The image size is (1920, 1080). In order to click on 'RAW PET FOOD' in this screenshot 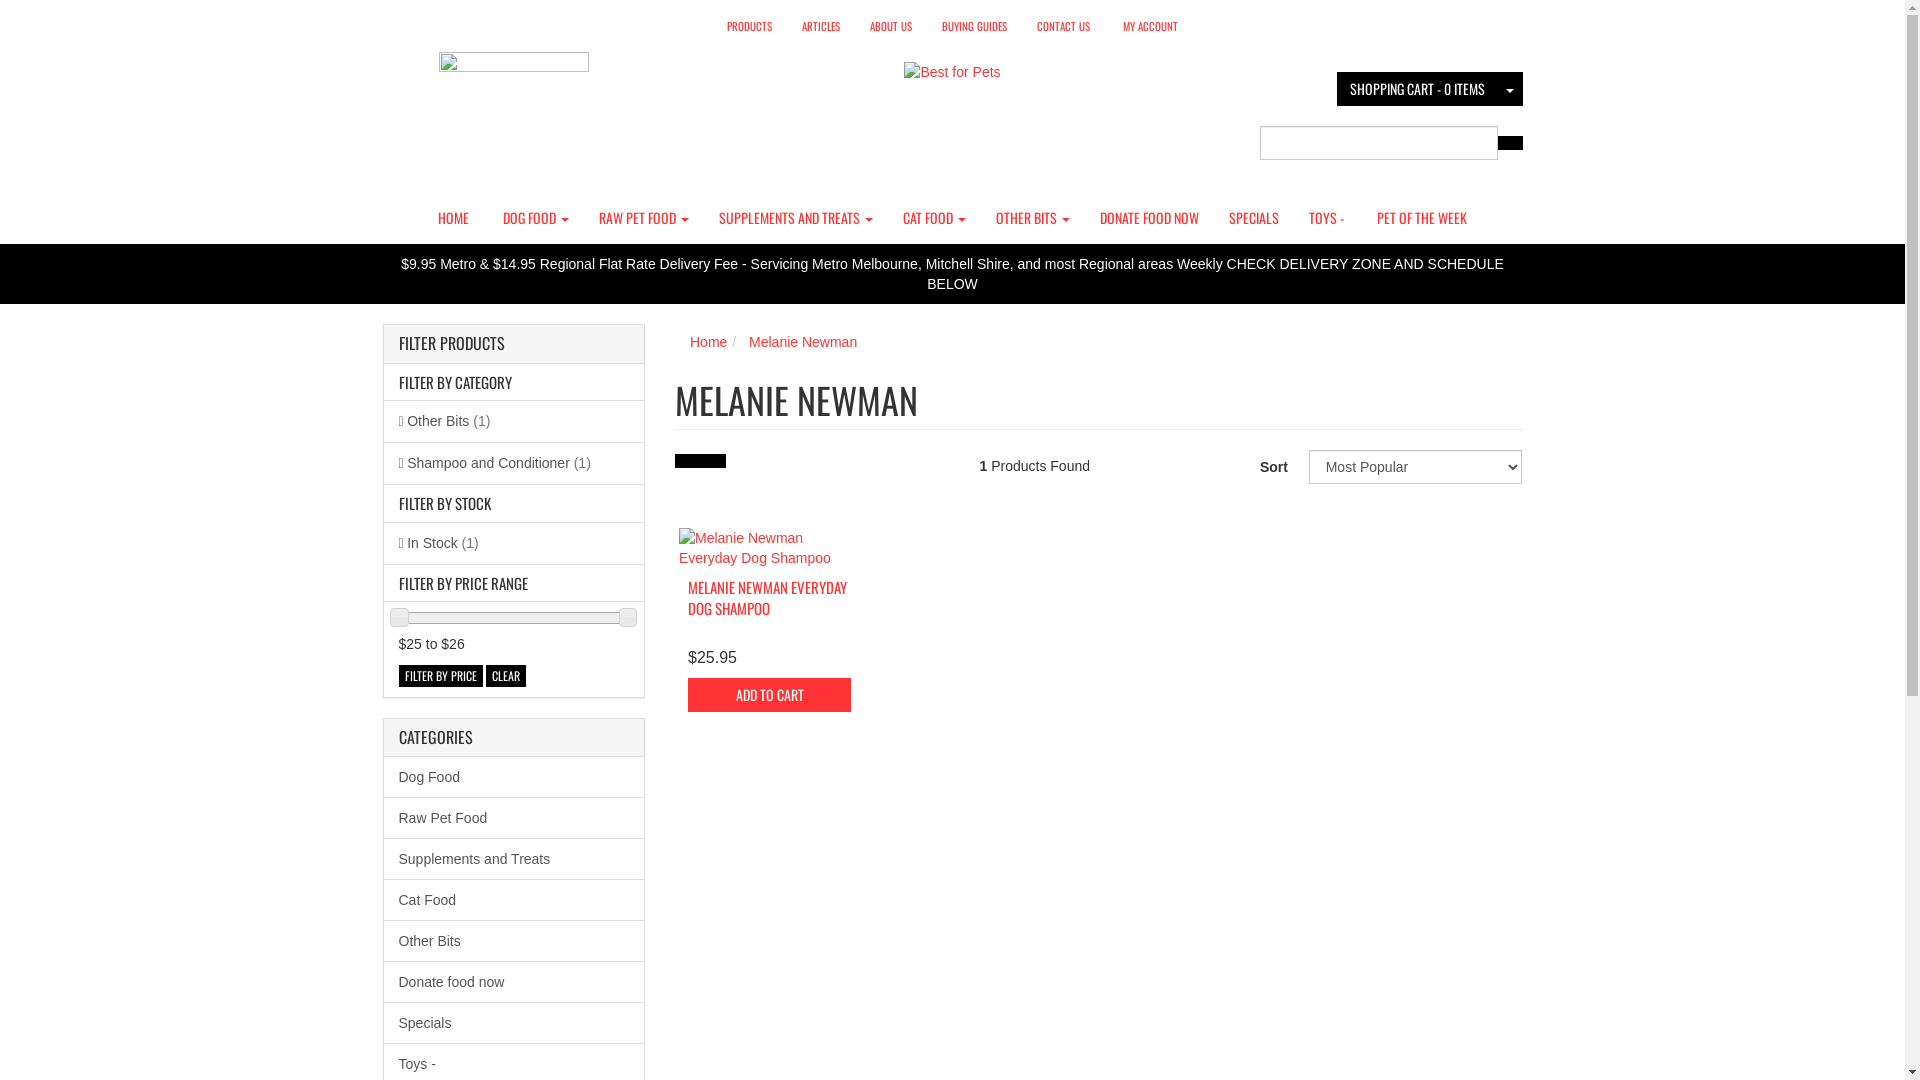, I will do `click(643, 218)`.